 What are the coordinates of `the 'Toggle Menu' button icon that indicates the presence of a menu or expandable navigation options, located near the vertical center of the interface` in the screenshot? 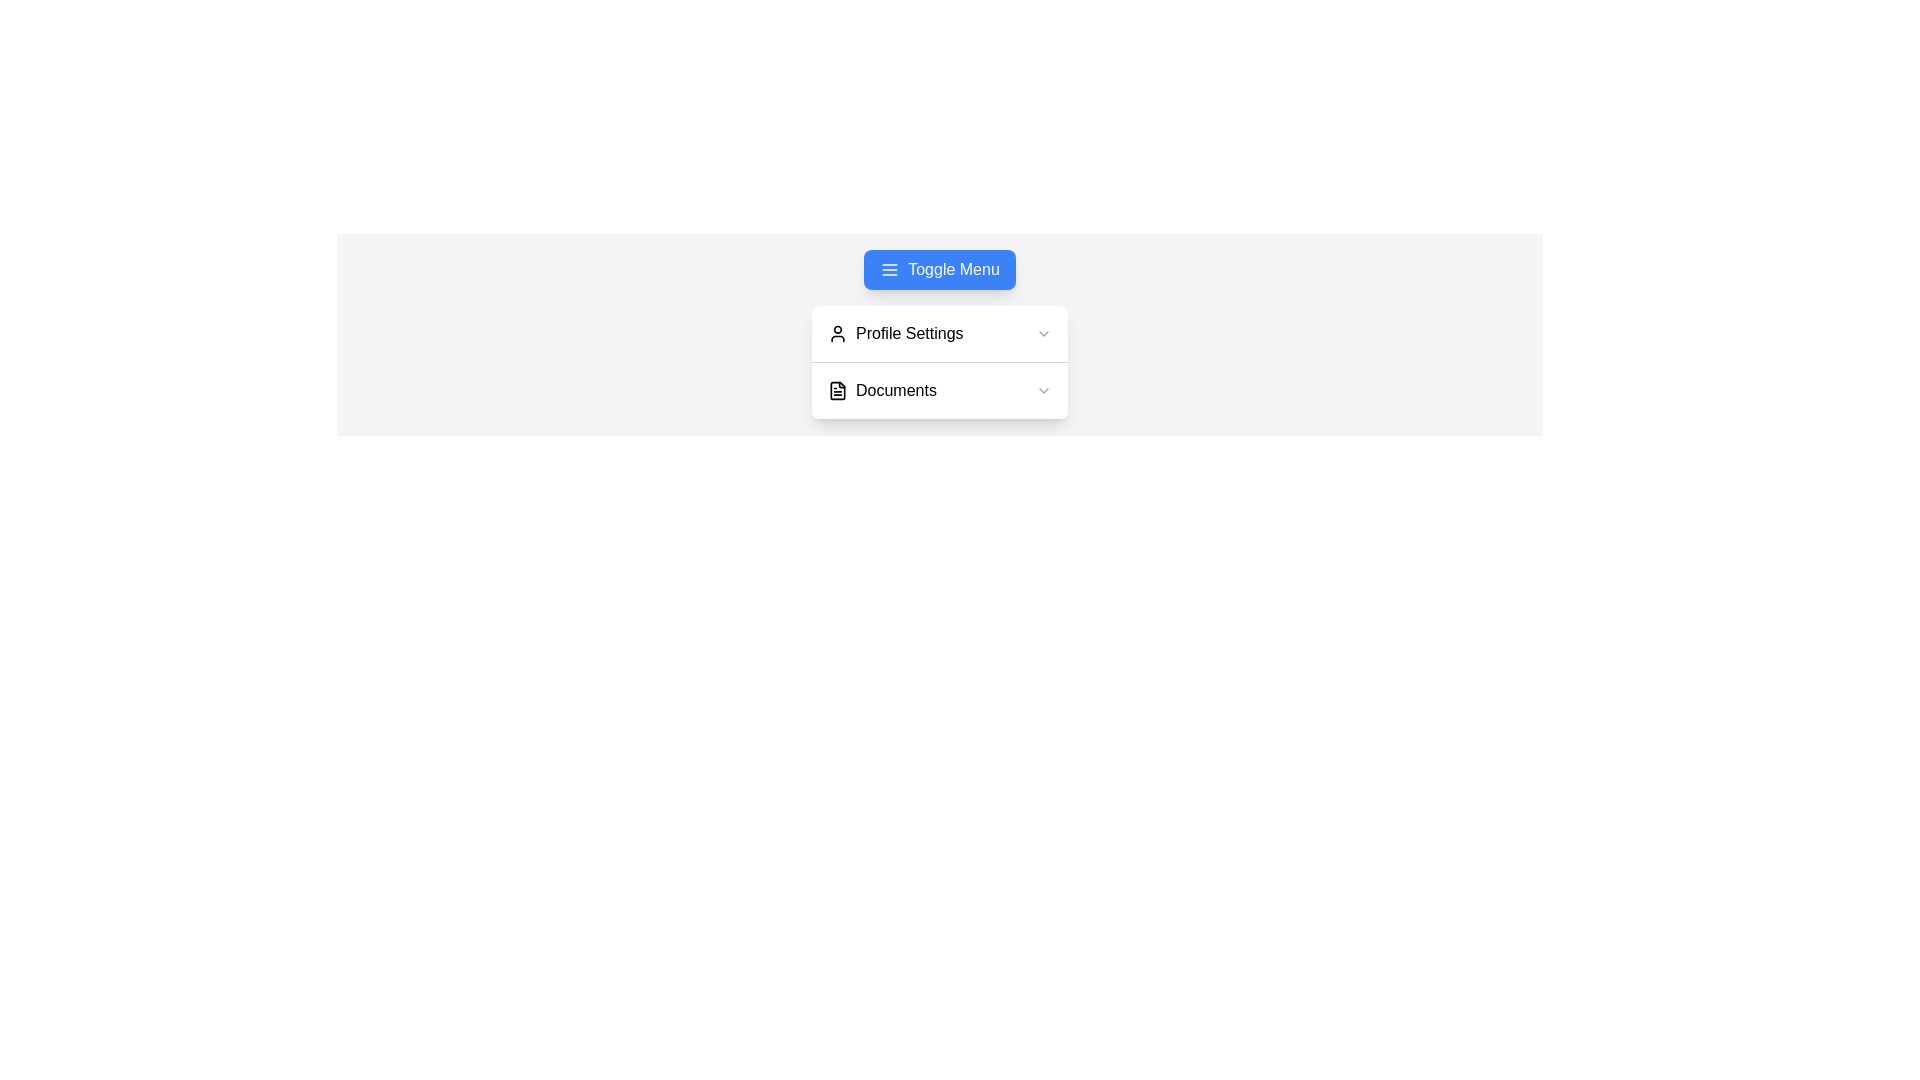 It's located at (889, 270).